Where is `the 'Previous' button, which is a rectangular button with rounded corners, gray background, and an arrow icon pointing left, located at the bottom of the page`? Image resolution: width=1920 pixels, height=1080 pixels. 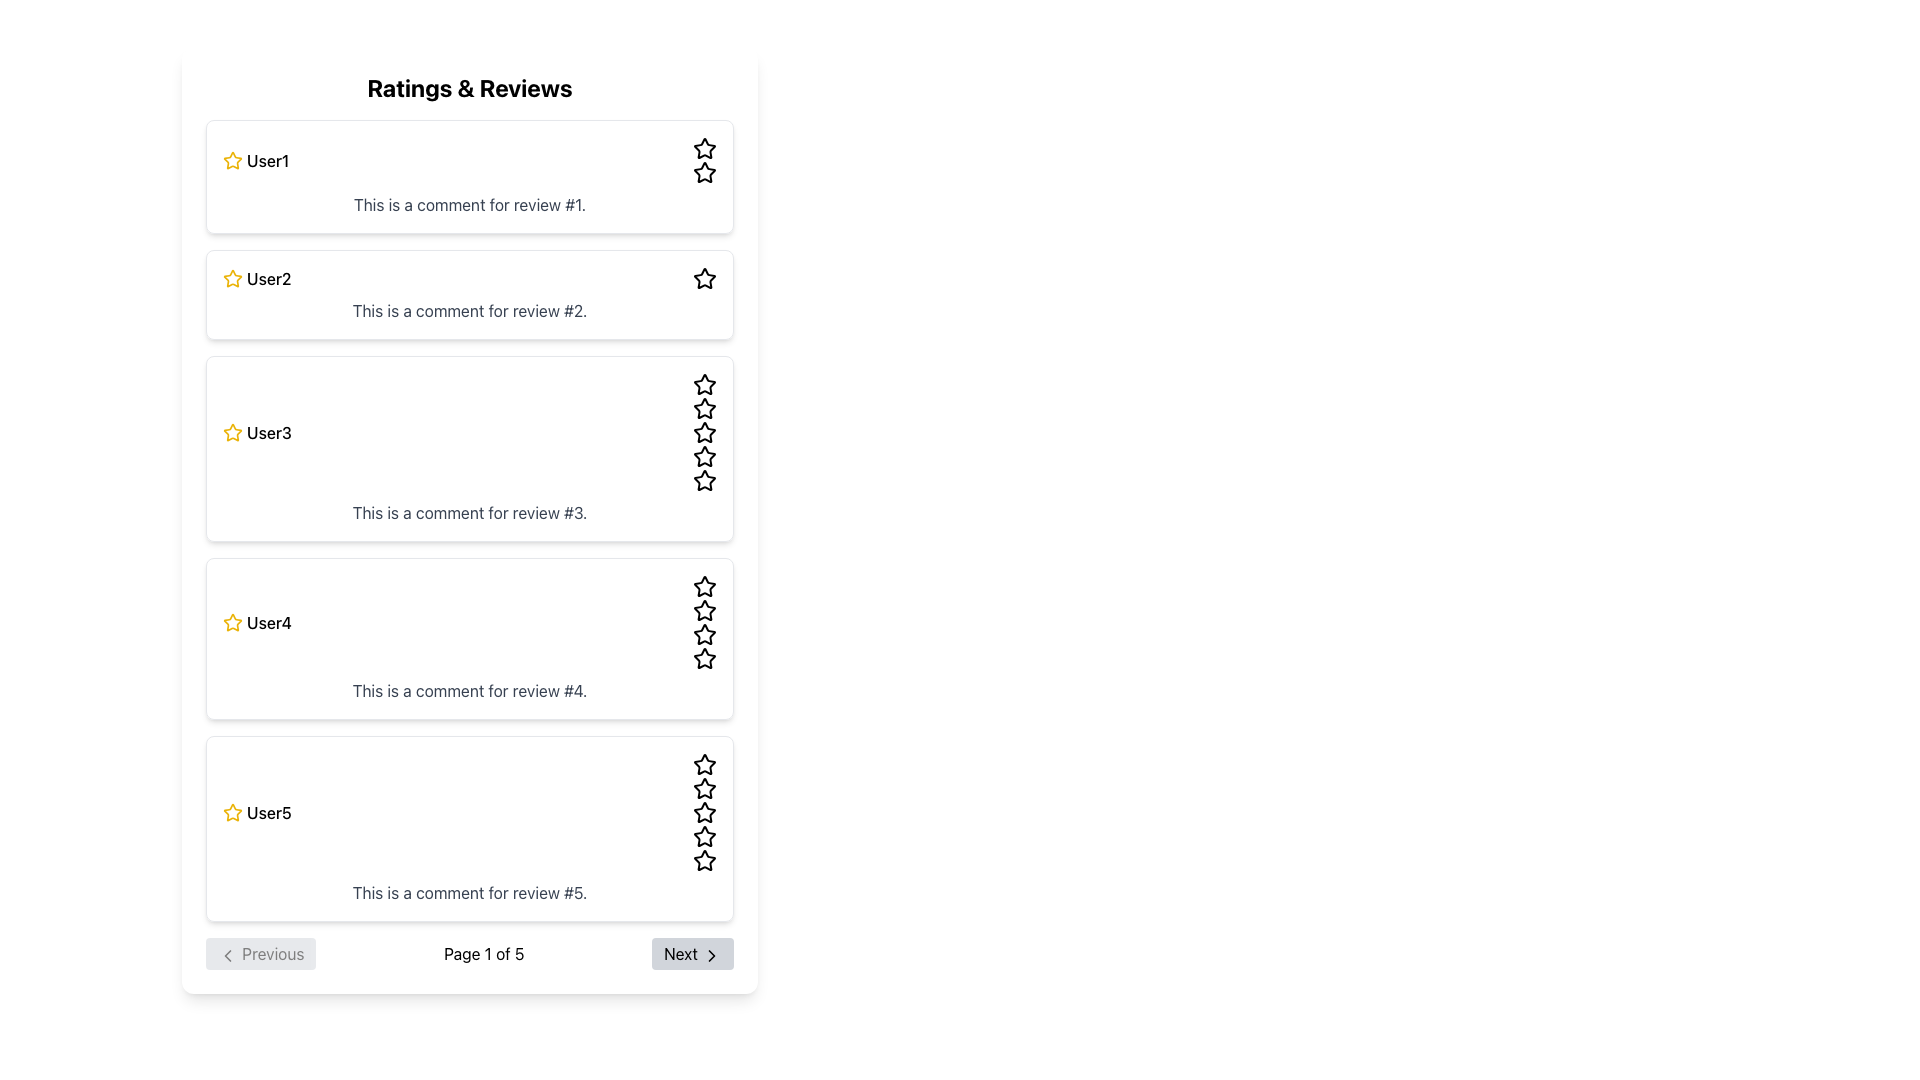
the 'Previous' button, which is a rectangular button with rounded corners, gray background, and an arrow icon pointing left, located at the bottom of the page is located at coordinates (260, 952).